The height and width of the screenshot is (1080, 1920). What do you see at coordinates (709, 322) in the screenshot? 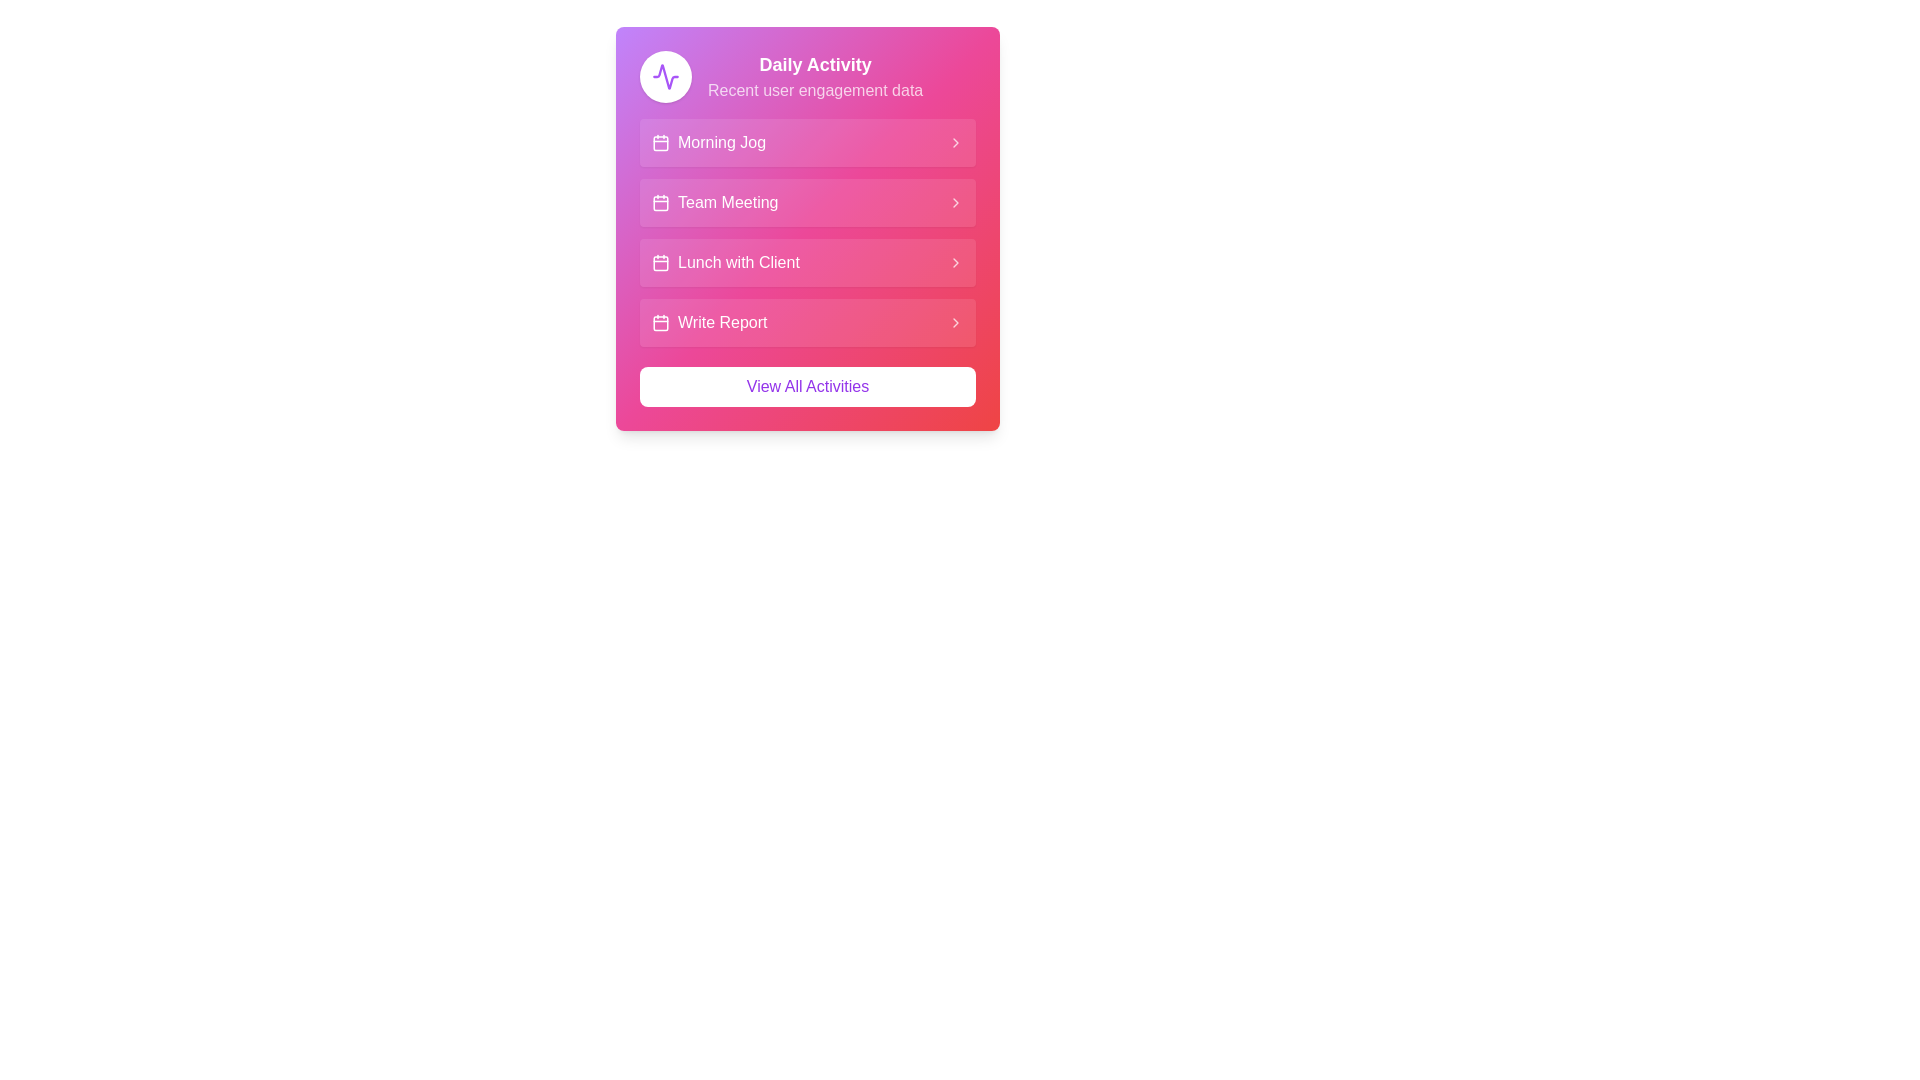
I see `the 'Write Report' button in the 'Daily Activity' section, which is the fourth item in the vertical list, located between 'Lunch with Client' and 'View All Activities'` at bounding box center [709, 322].